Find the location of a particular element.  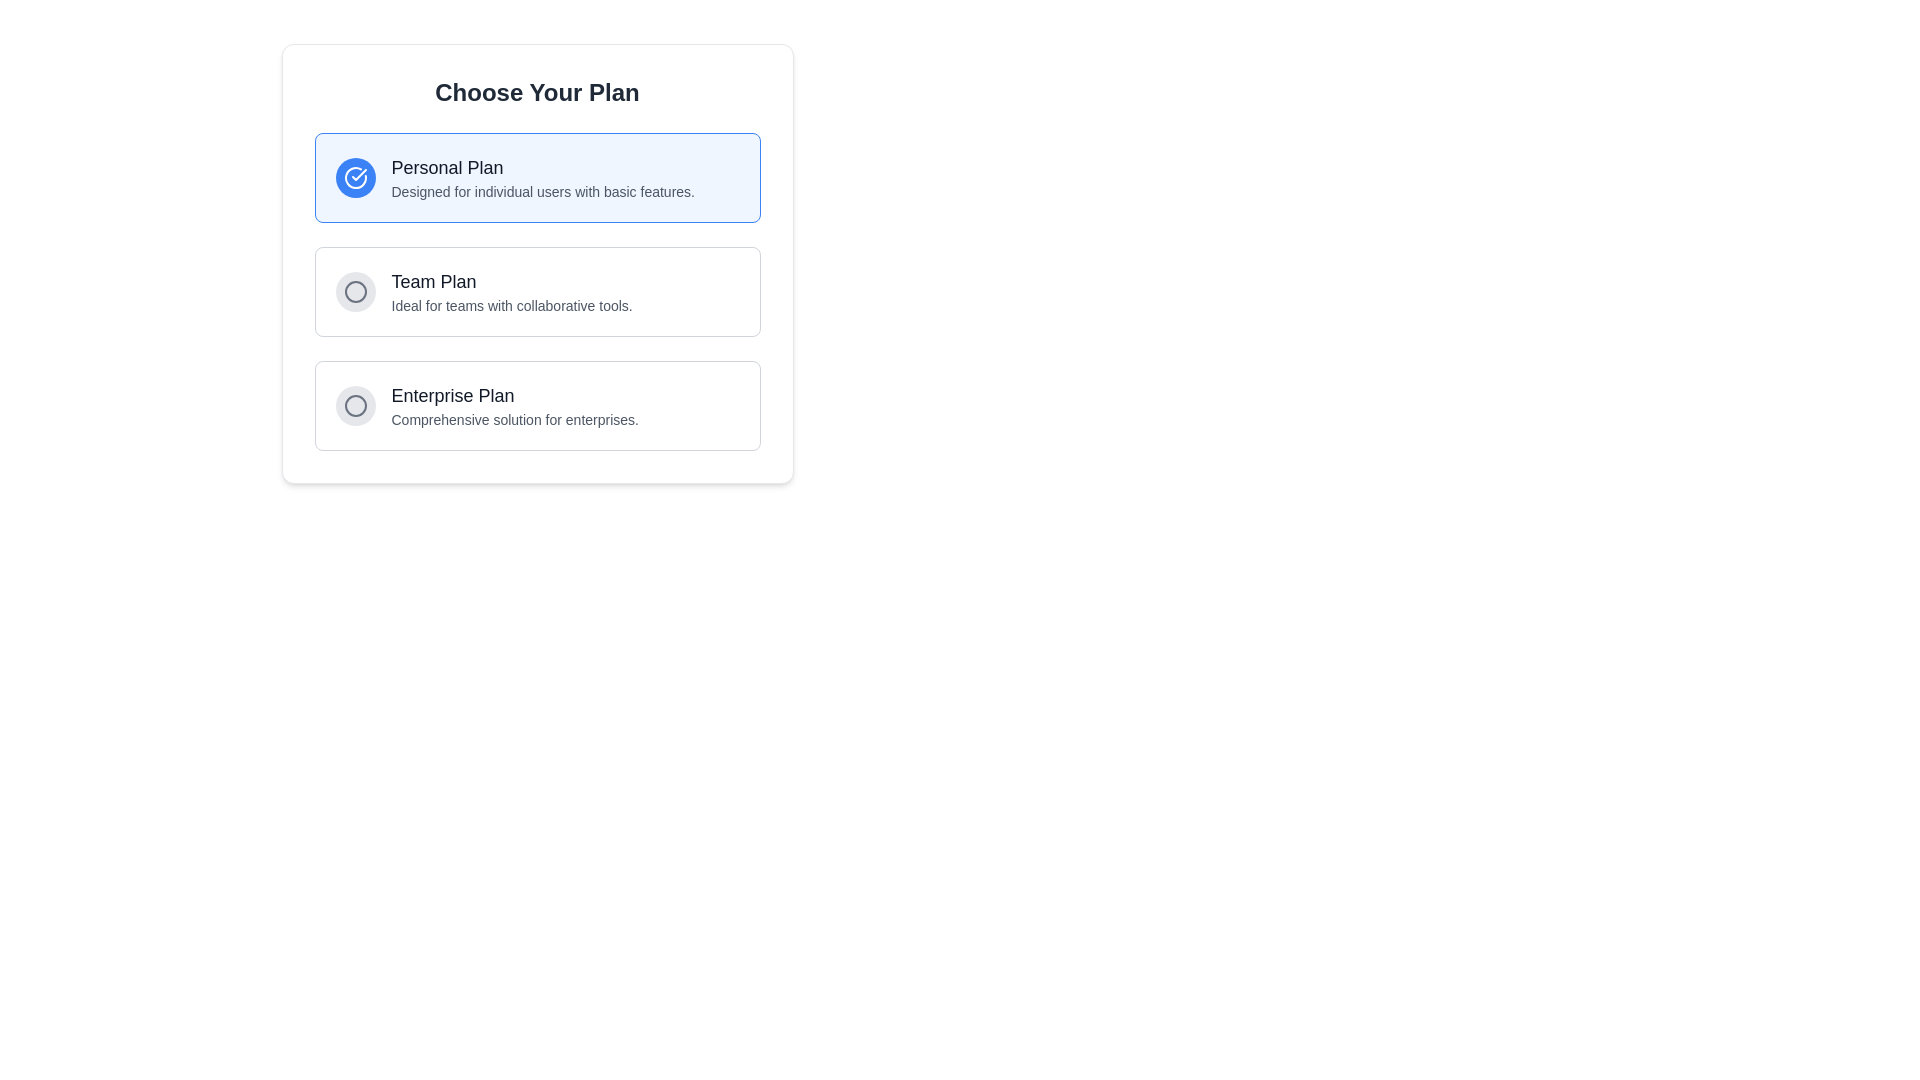

the 'Personal Plan' button, which is the first option in a vertical list, featuring a light blue background and a checkmark icon is located at coordinates (537, 176).